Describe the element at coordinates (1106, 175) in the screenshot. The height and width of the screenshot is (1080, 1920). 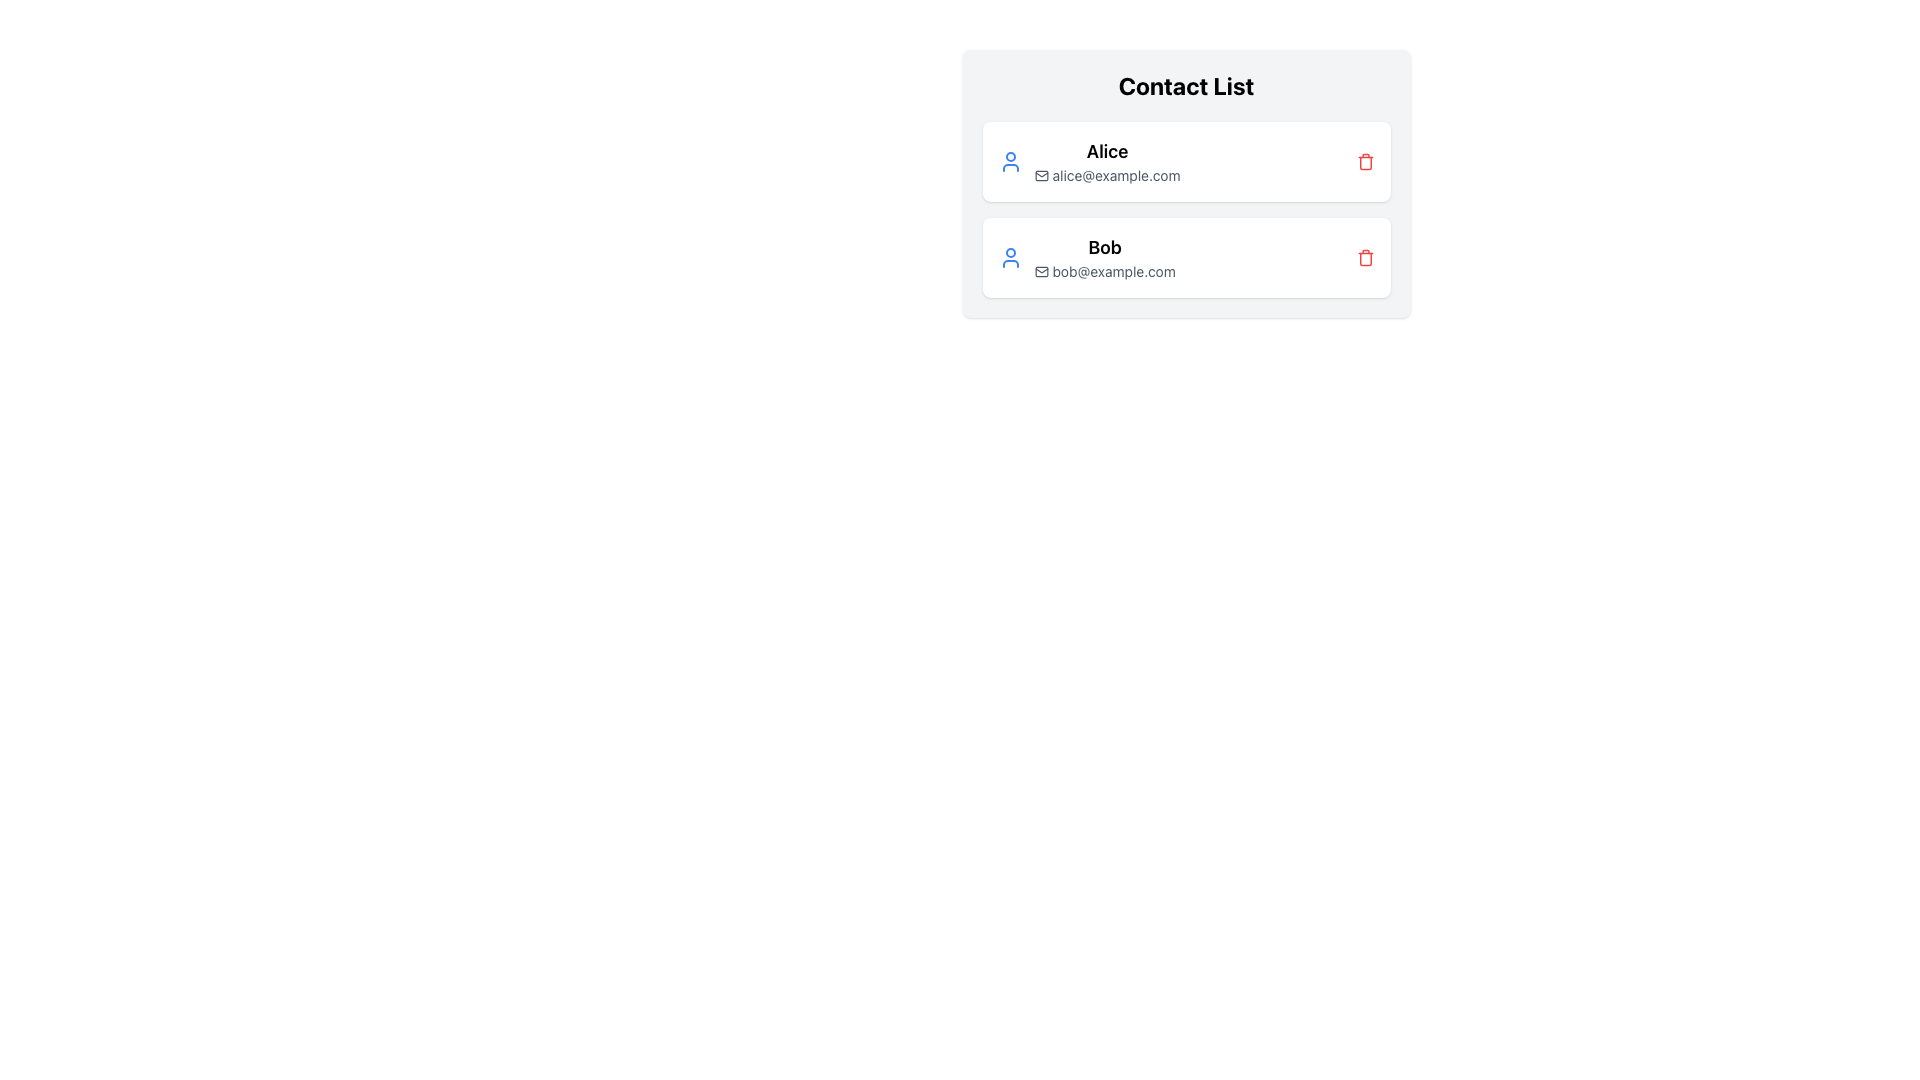
I see `the text displaying the email address 'alice@example.com', which is styled in a small gray font and located next to a mail icon, situated directly below the label 'Alice' in the first card of the contact list interface` at that location.